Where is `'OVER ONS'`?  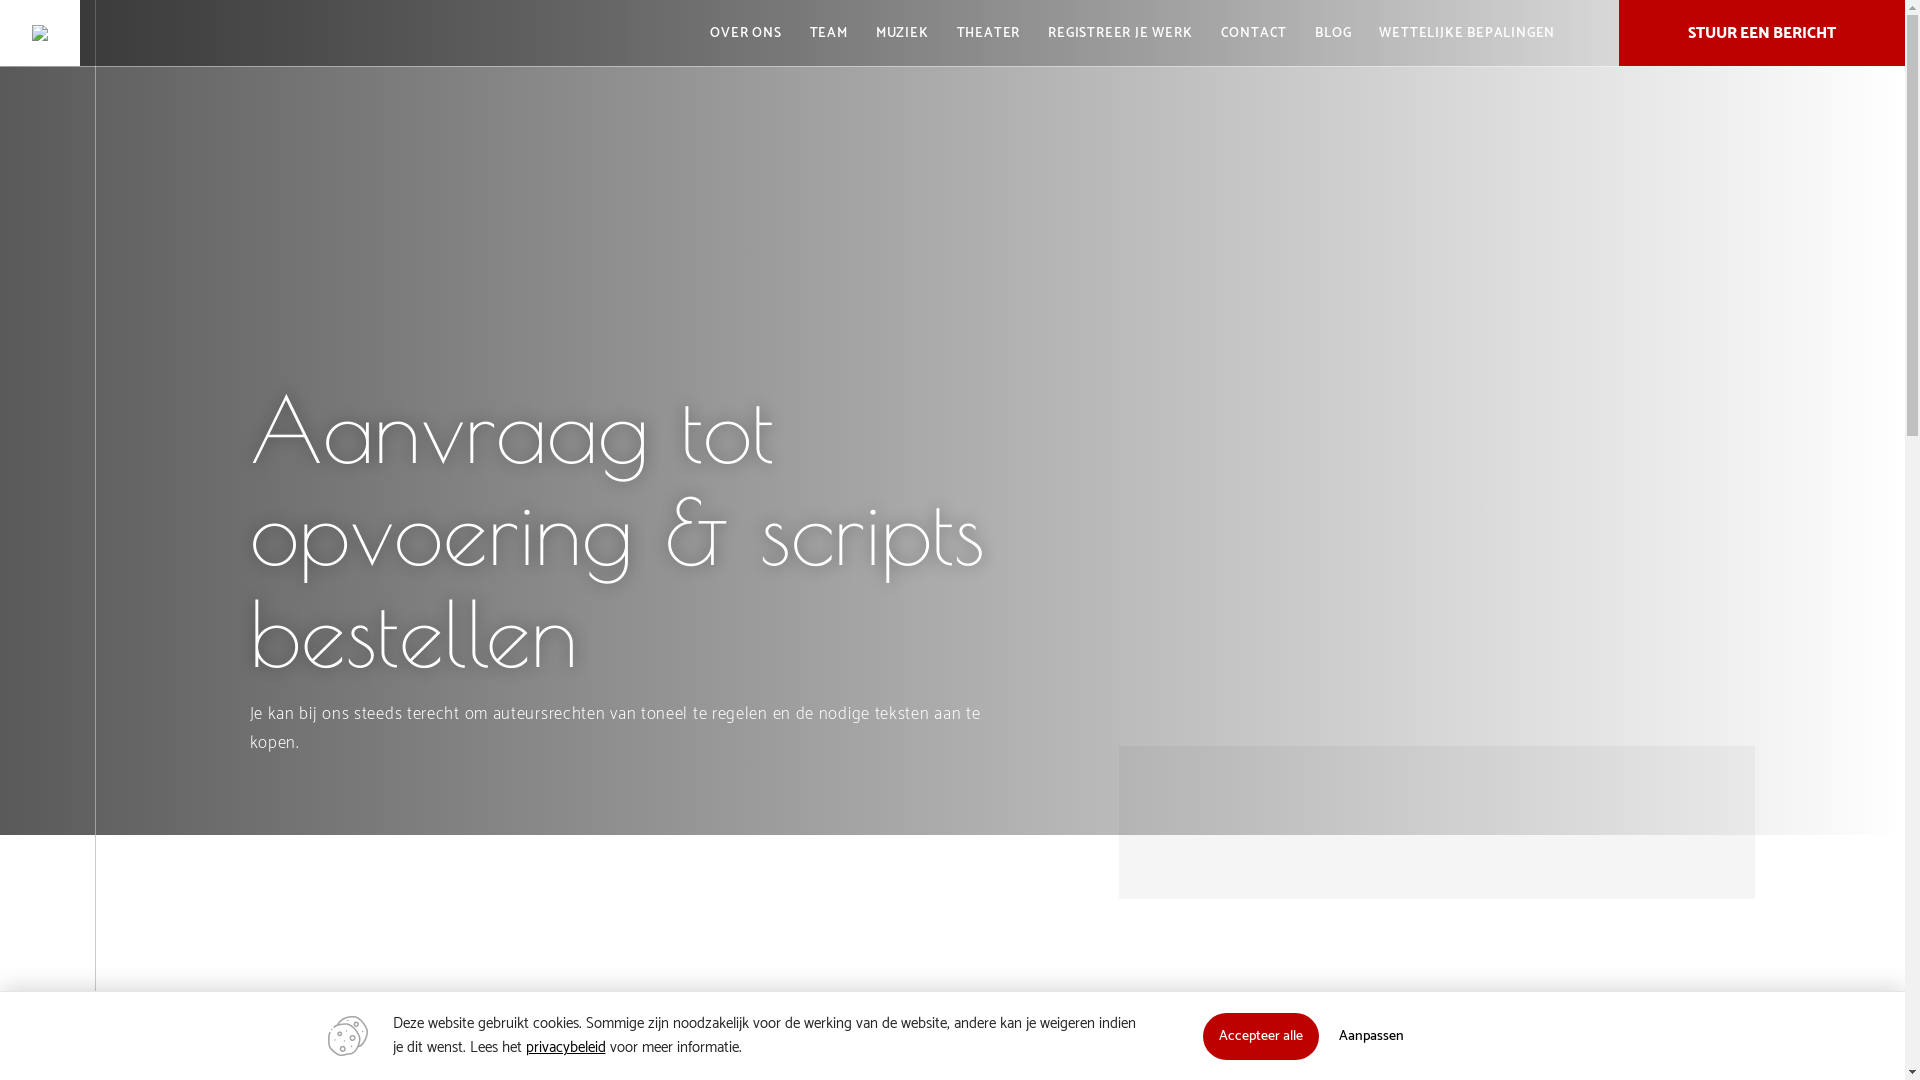
'OVER ONS' is located at coordinates (744, 33).